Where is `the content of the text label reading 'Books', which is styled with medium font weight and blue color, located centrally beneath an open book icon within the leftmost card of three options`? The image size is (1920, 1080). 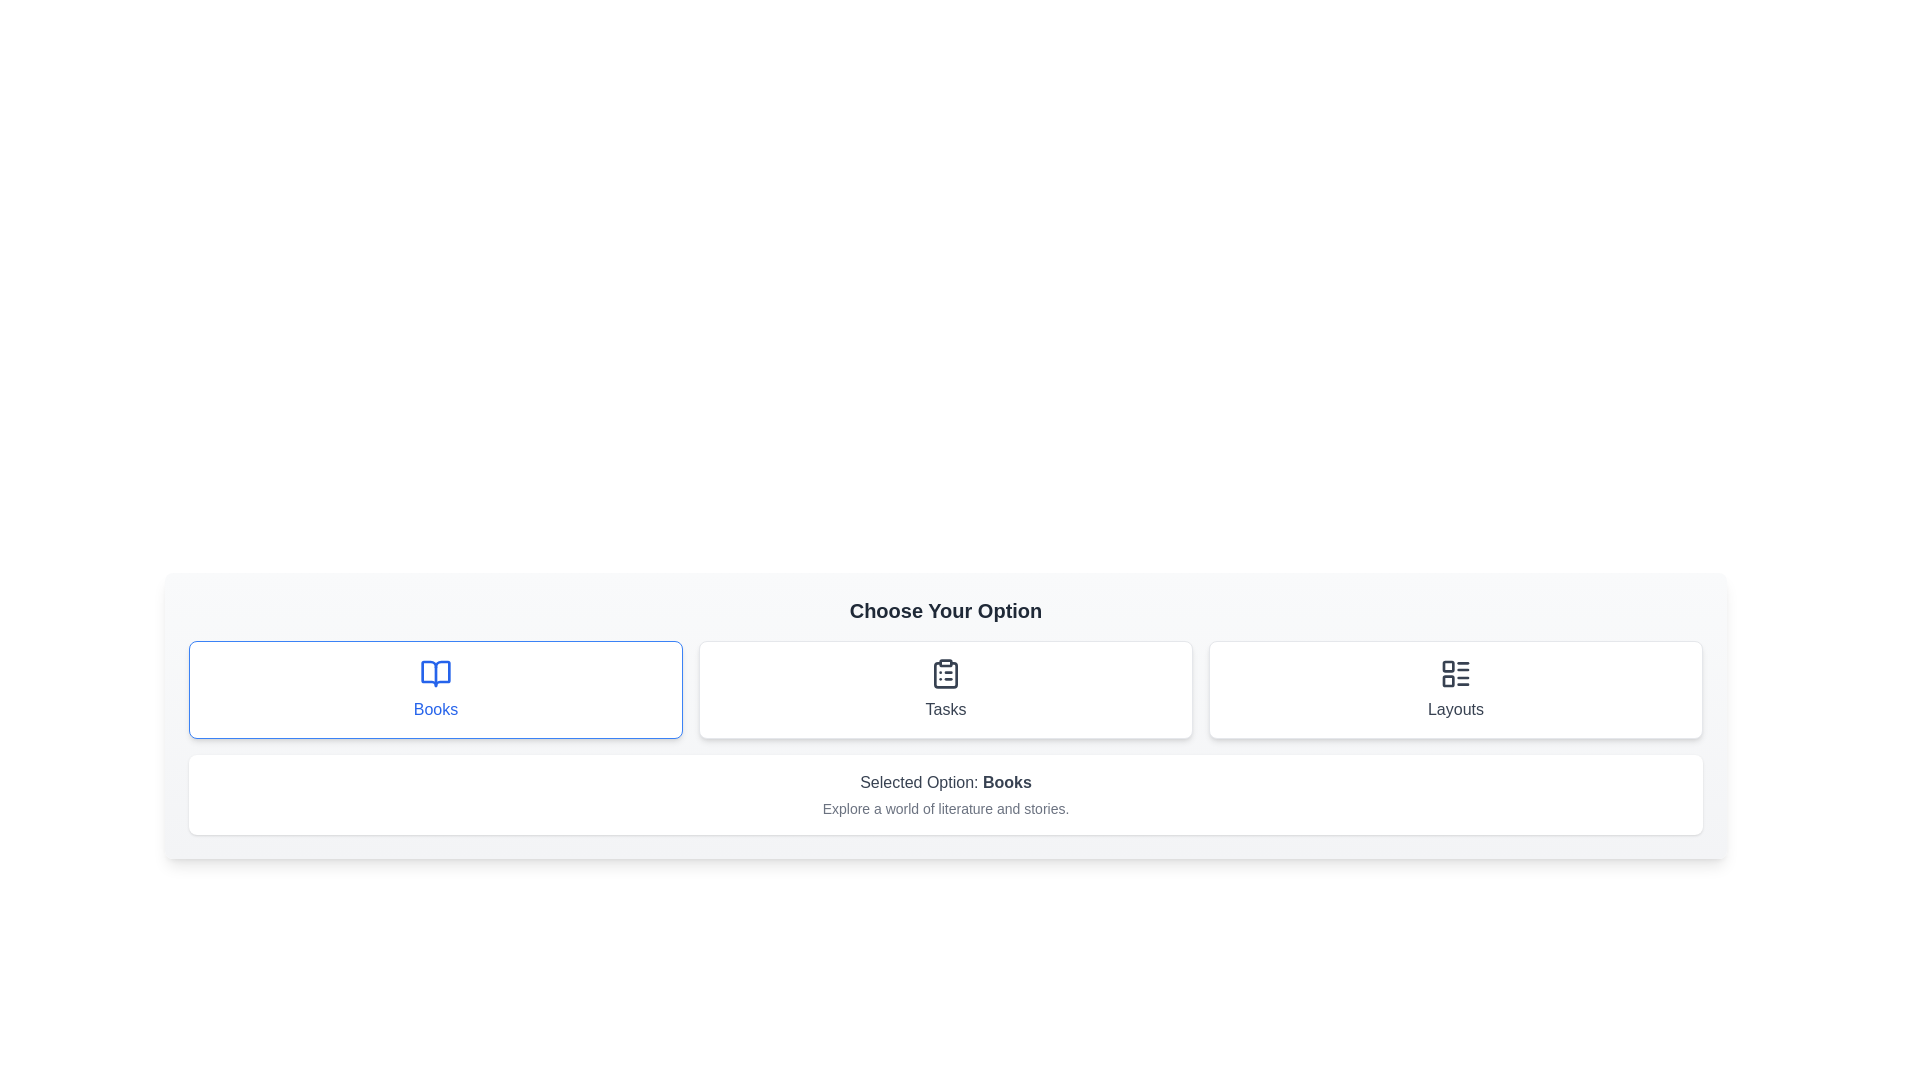
the content of the text label reading 'Books', which is styled with medium font weight and blue color, located centrally beneath an open book icon within the leftmost card of three options is located at coordinates (435, 708).